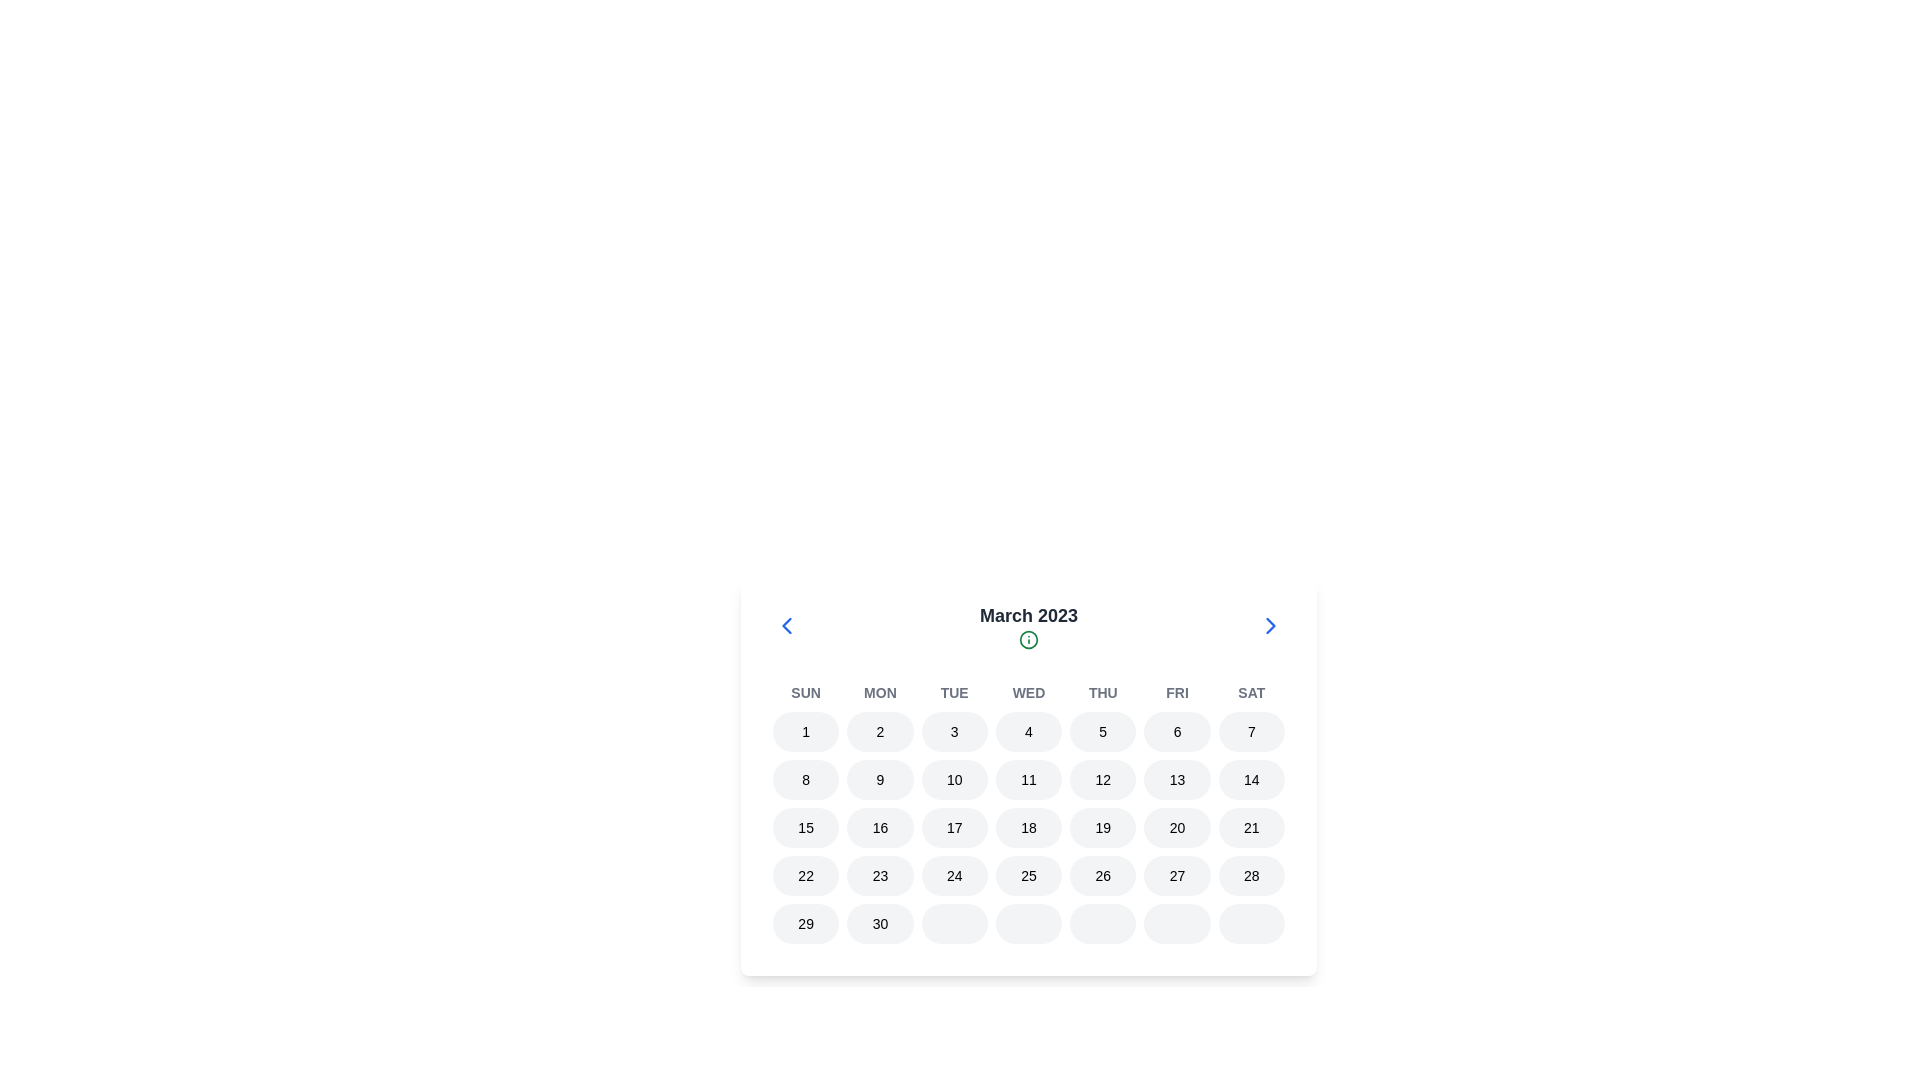  I want to click on the button representing the date '18' in the calendar interface, so click(1028, 828).